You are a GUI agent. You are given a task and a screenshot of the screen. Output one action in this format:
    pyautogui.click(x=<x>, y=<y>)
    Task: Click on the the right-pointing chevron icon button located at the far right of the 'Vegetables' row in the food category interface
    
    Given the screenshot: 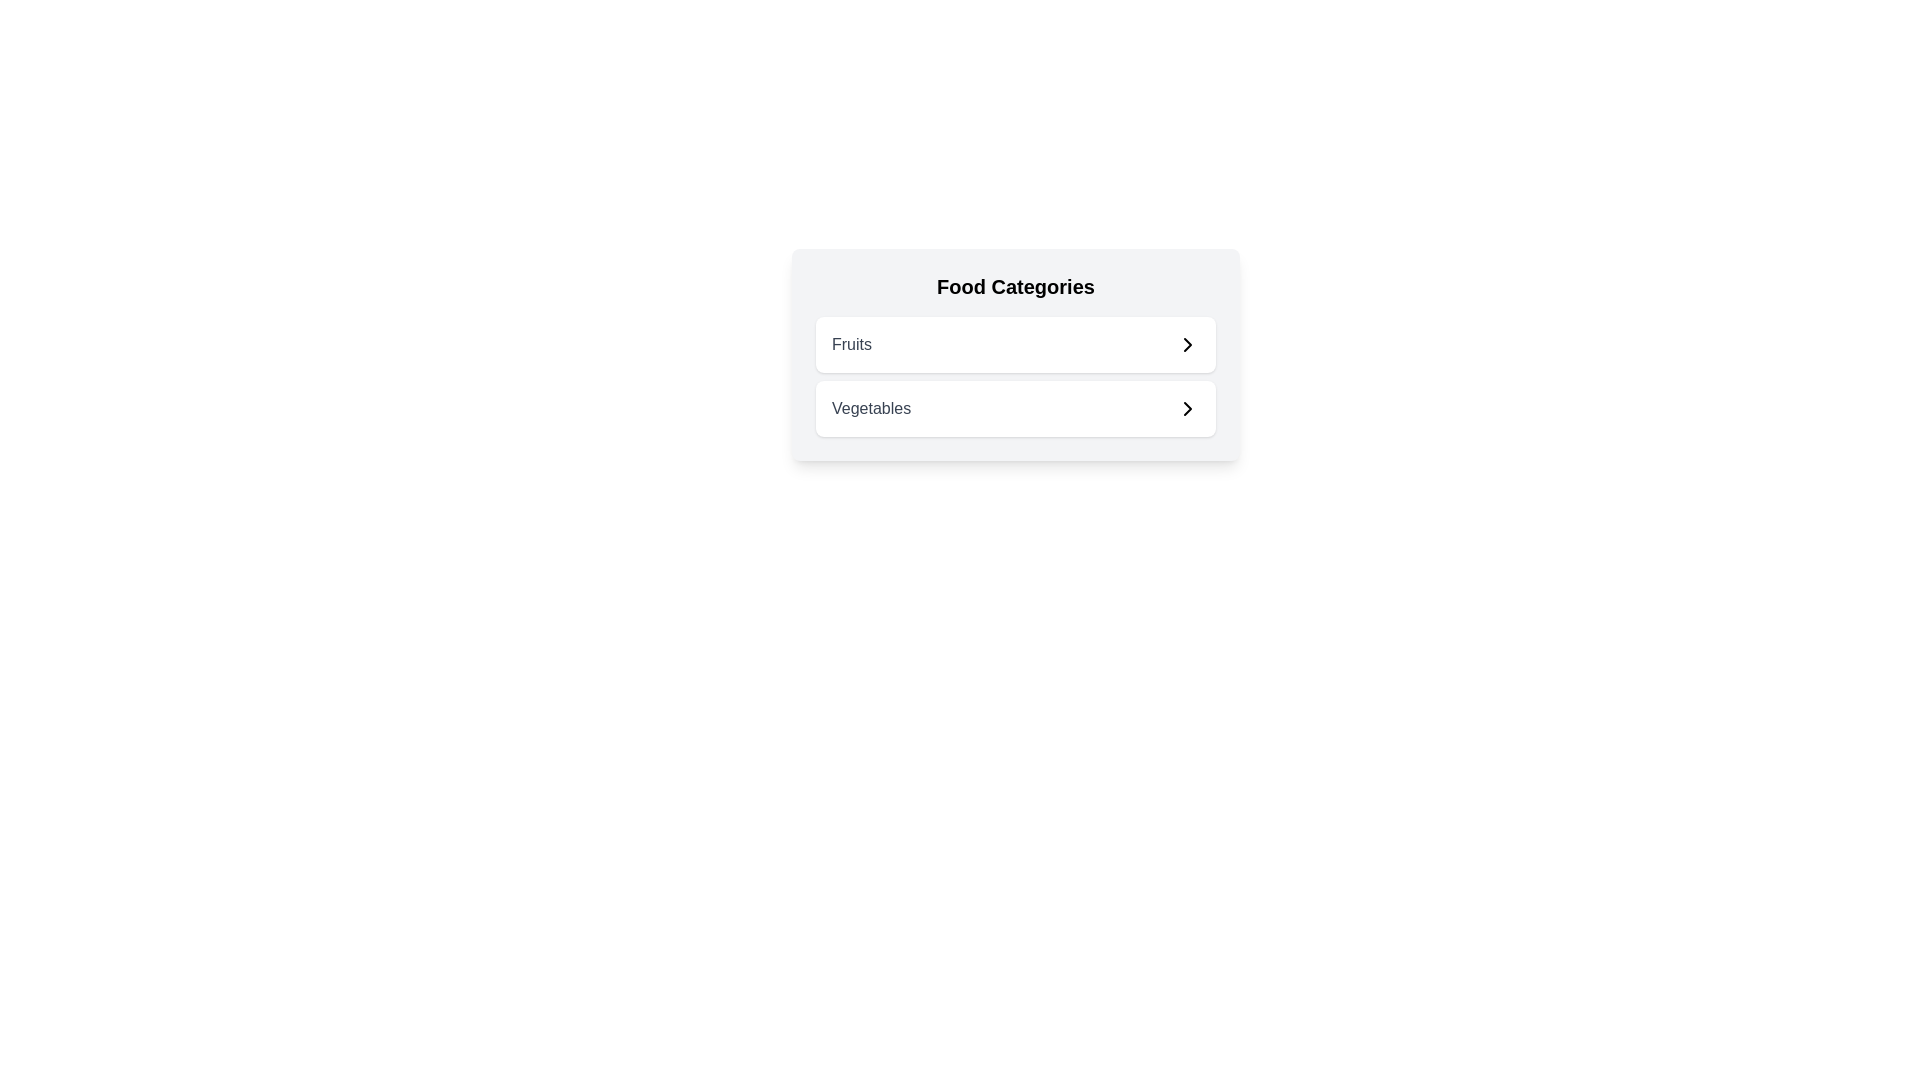 What is the action you would take?
    pyautogui.click(x=1188, y=407)
    